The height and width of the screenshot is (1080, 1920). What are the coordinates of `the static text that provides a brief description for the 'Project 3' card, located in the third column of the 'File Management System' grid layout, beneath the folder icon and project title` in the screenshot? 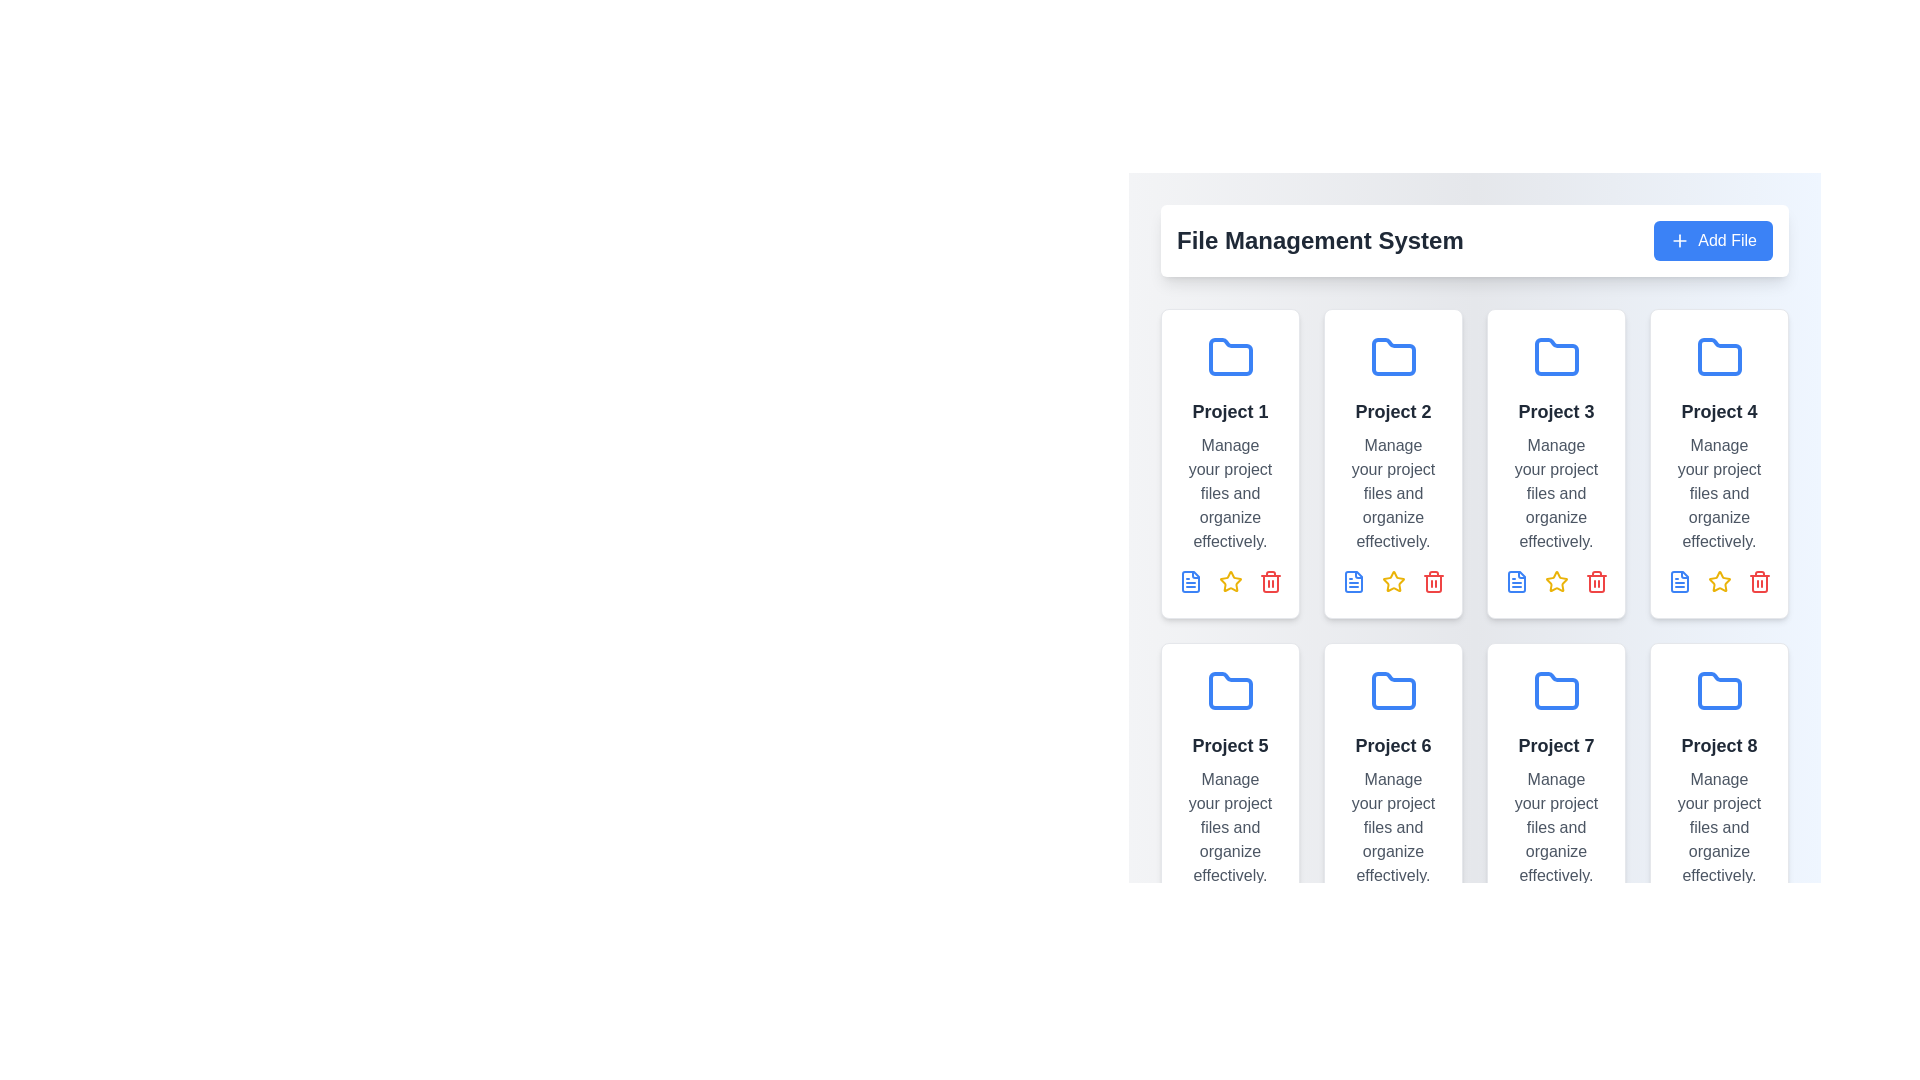 It's located at (1555, 493).